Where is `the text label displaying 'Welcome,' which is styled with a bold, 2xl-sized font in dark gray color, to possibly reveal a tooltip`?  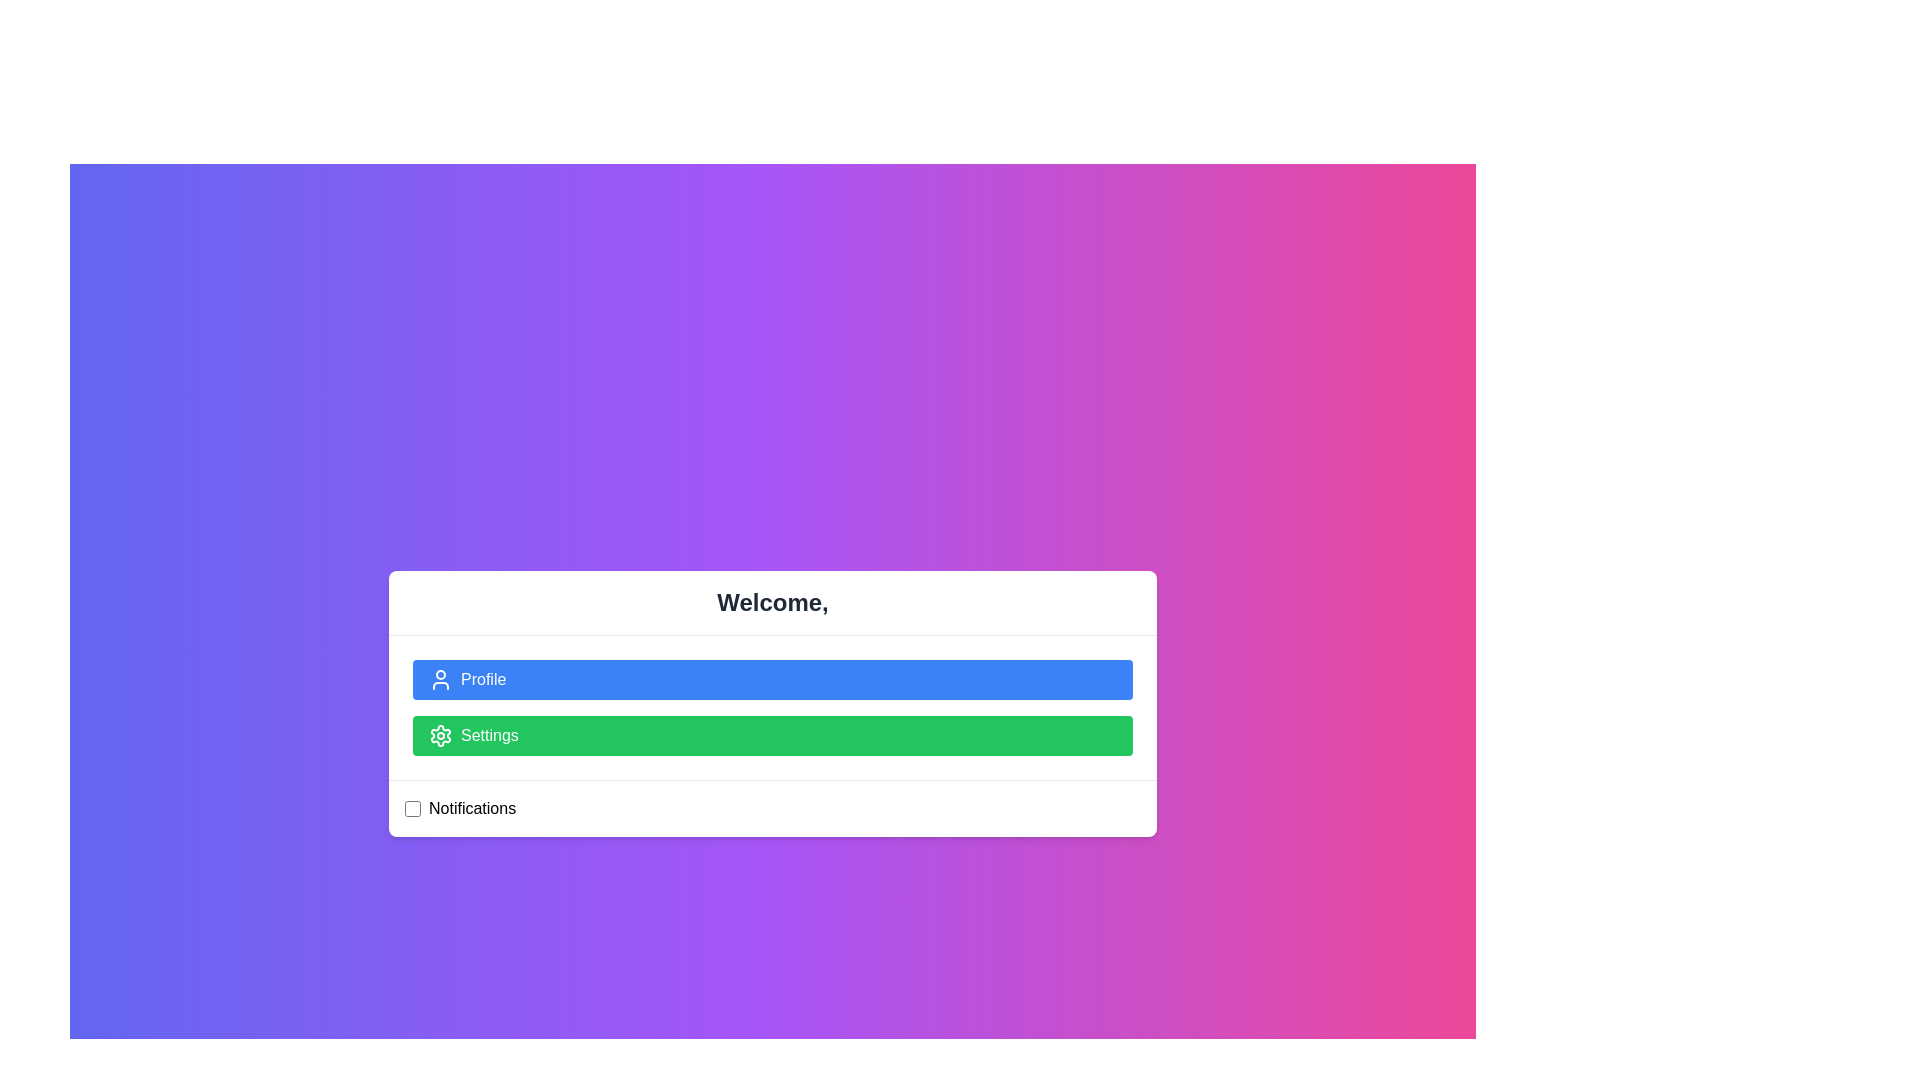
the text label displaying 'Welcome,' which is styled with a bold, 2xl-sized font in dark gray color, to possibly reveal a tooltip is located at coordinates (771, 601).